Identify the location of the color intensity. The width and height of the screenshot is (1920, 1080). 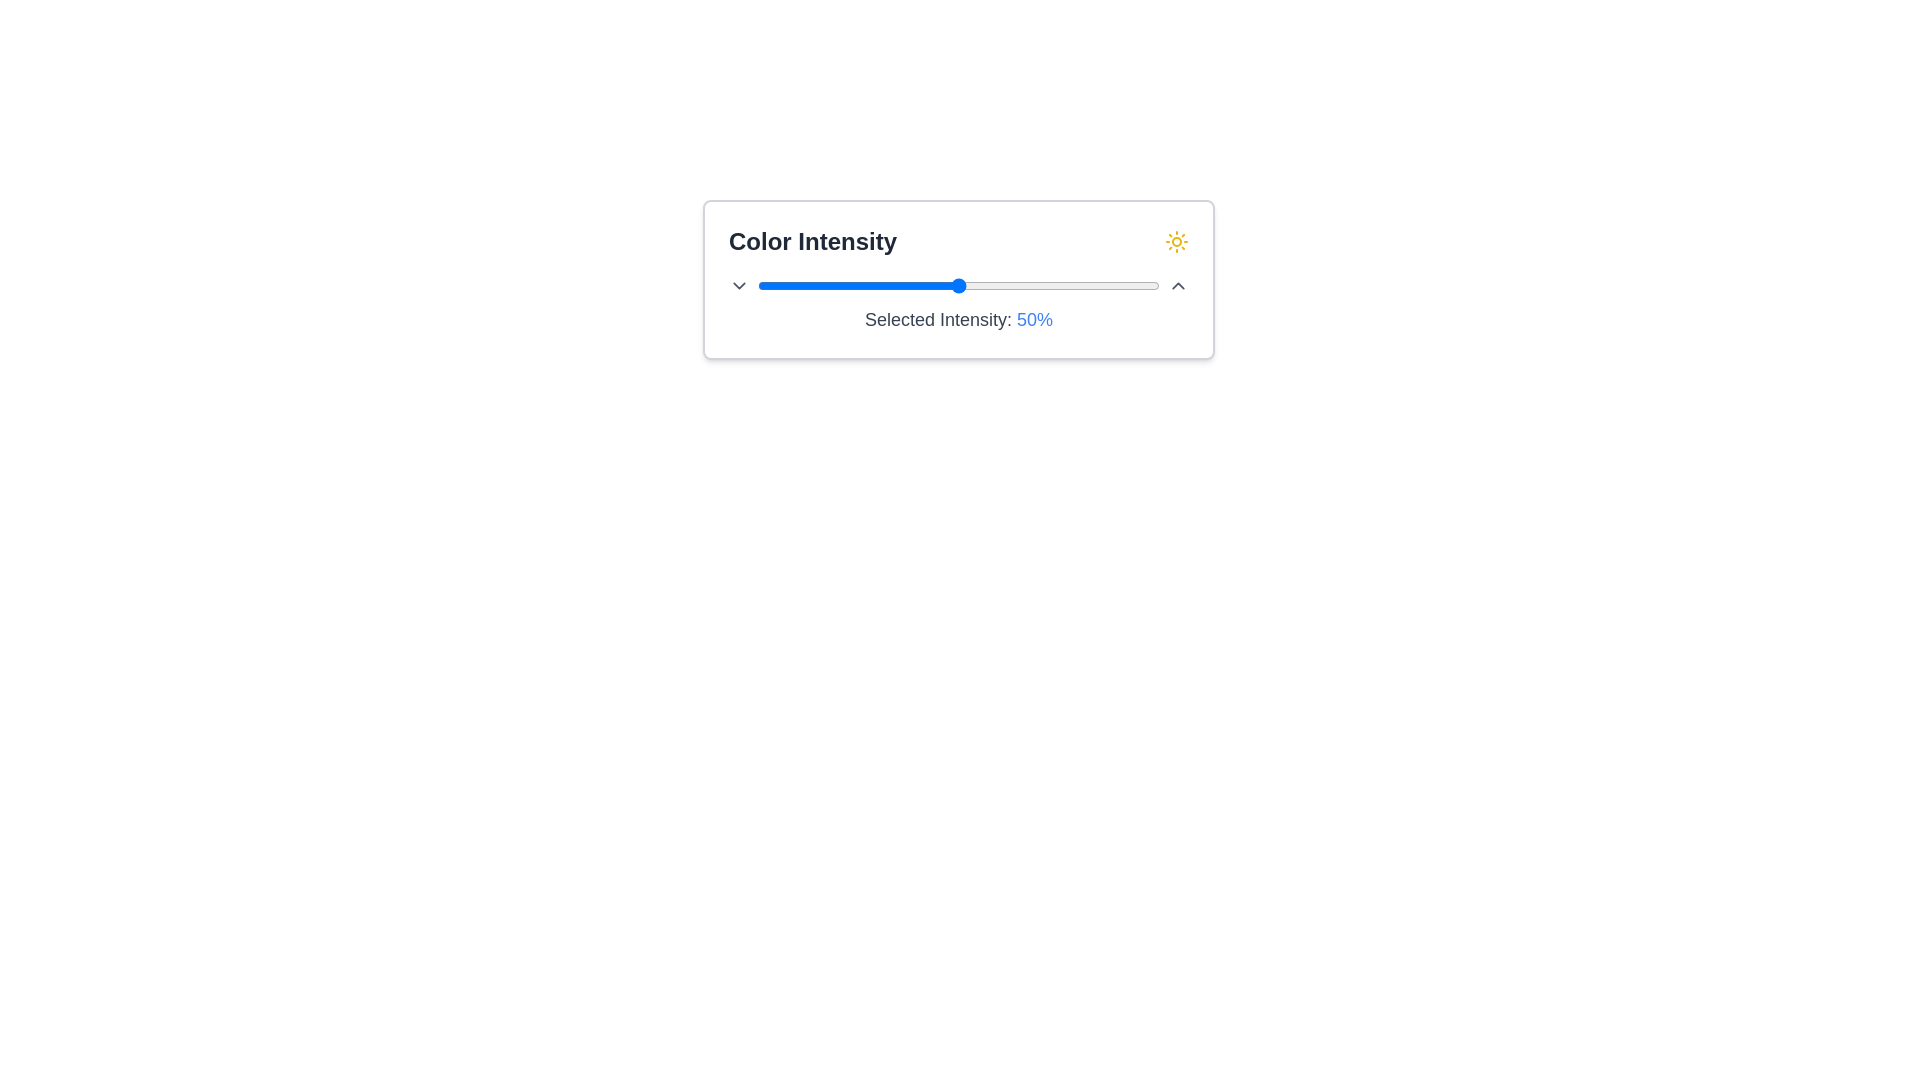
(1147, 285).